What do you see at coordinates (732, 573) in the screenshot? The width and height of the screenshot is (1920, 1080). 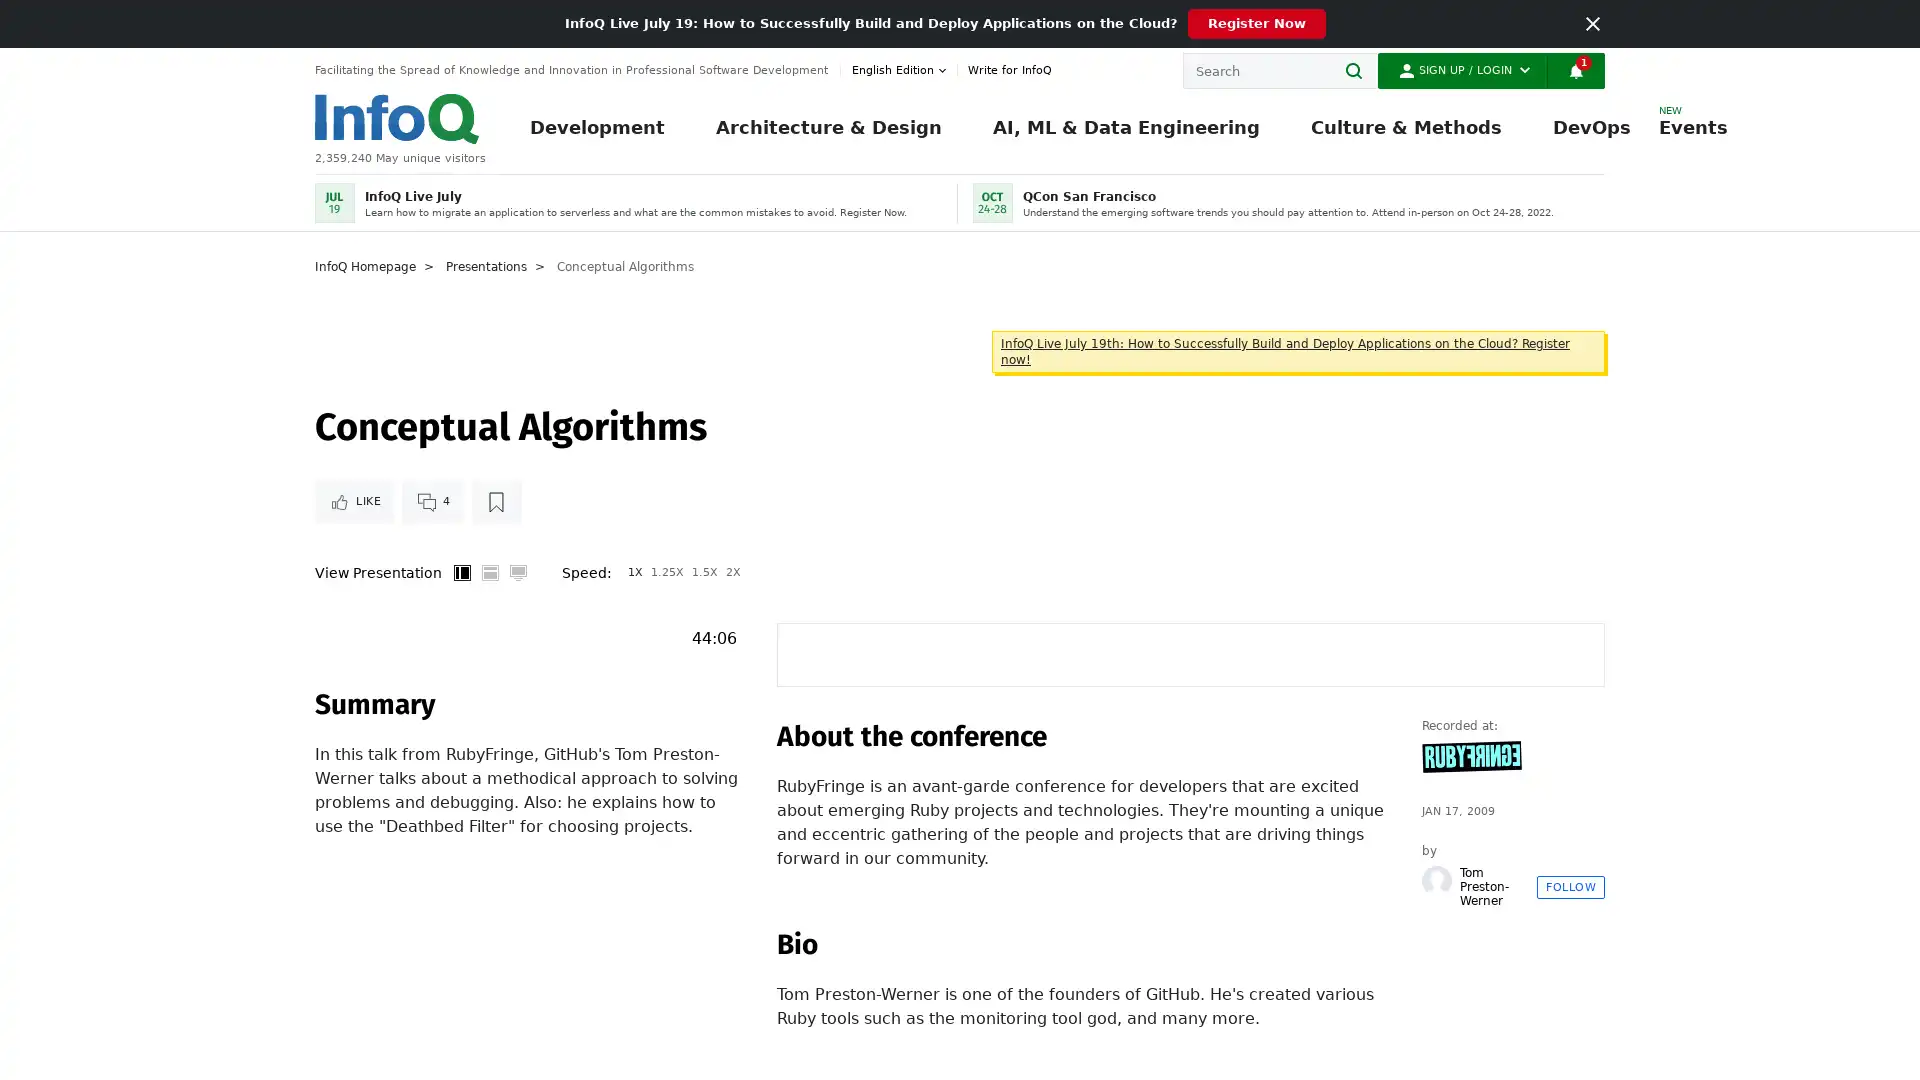 I see `2x` at bounding box center [732, 573].